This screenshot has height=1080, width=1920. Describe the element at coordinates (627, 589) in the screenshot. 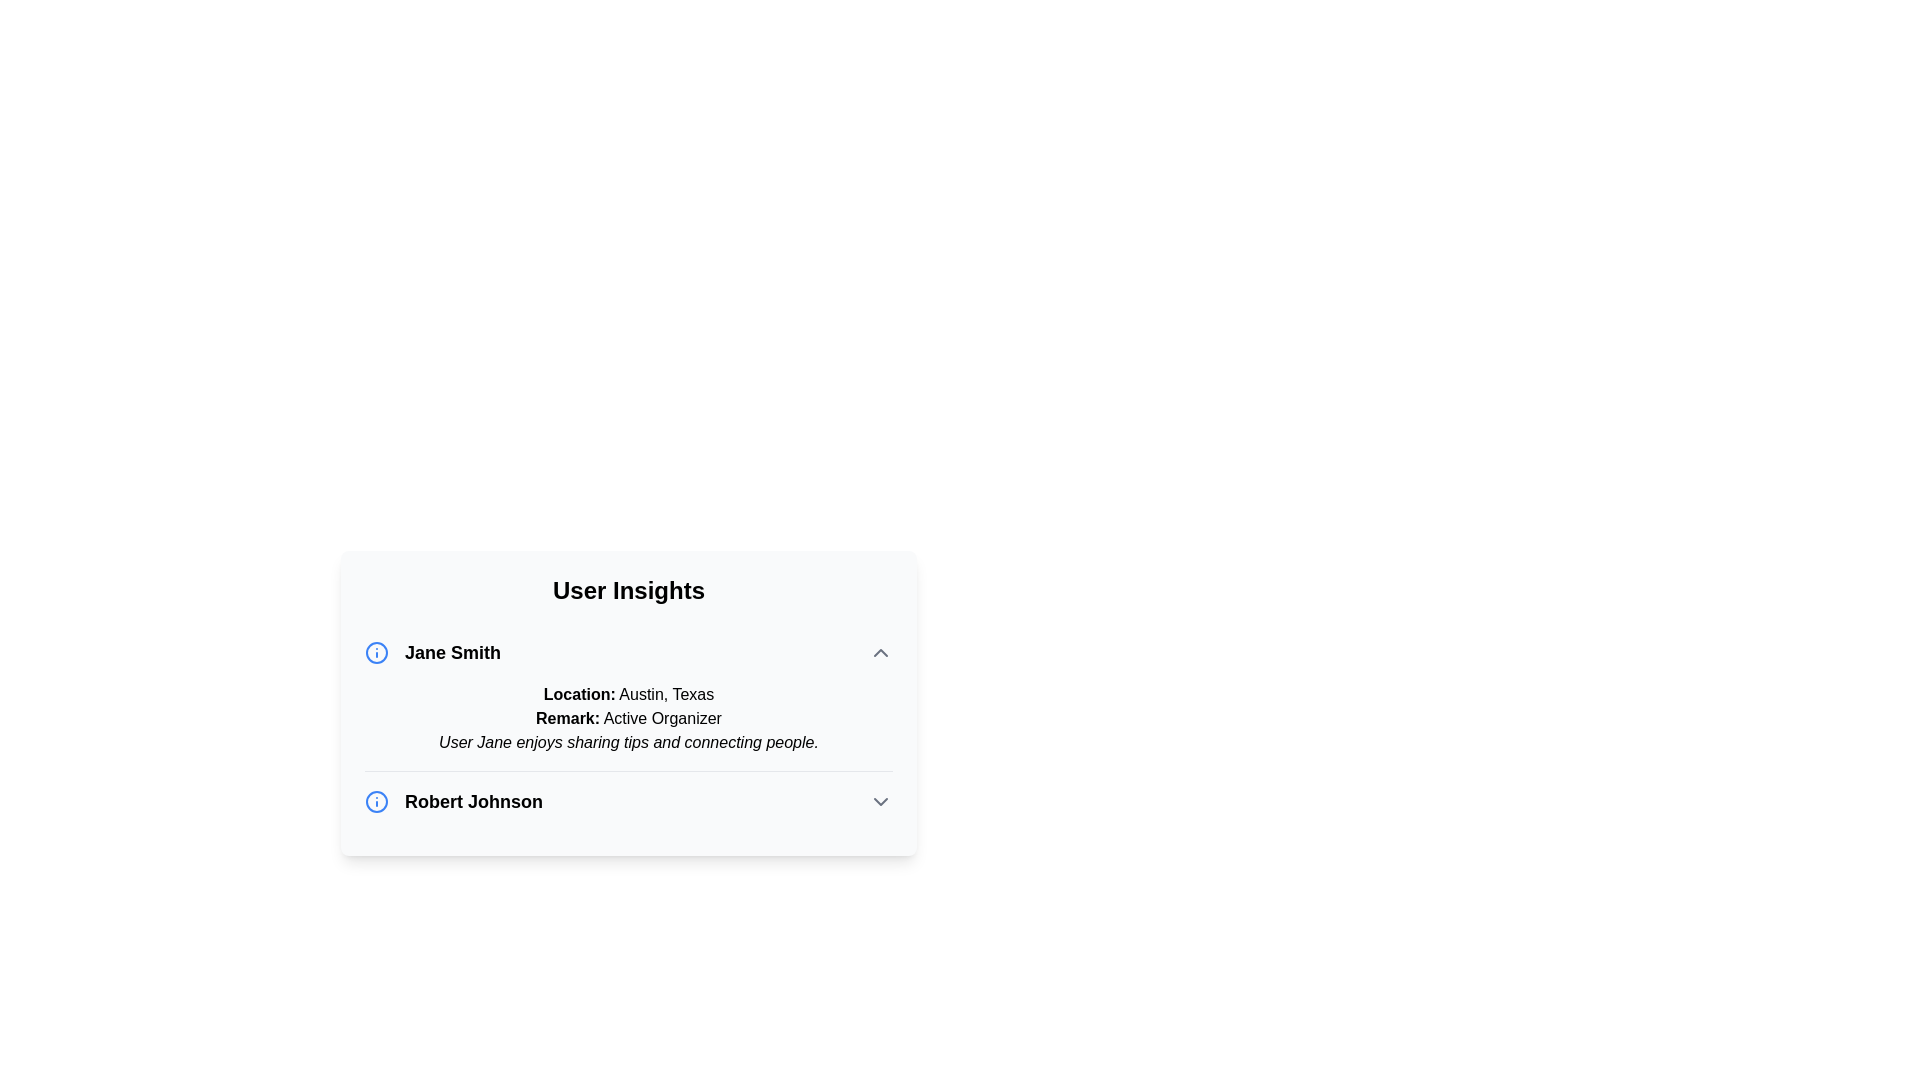

I see `the prominently styled text area displaying the title 'User Insights', which is centrally aligned at the top of its card-like section` at that location.